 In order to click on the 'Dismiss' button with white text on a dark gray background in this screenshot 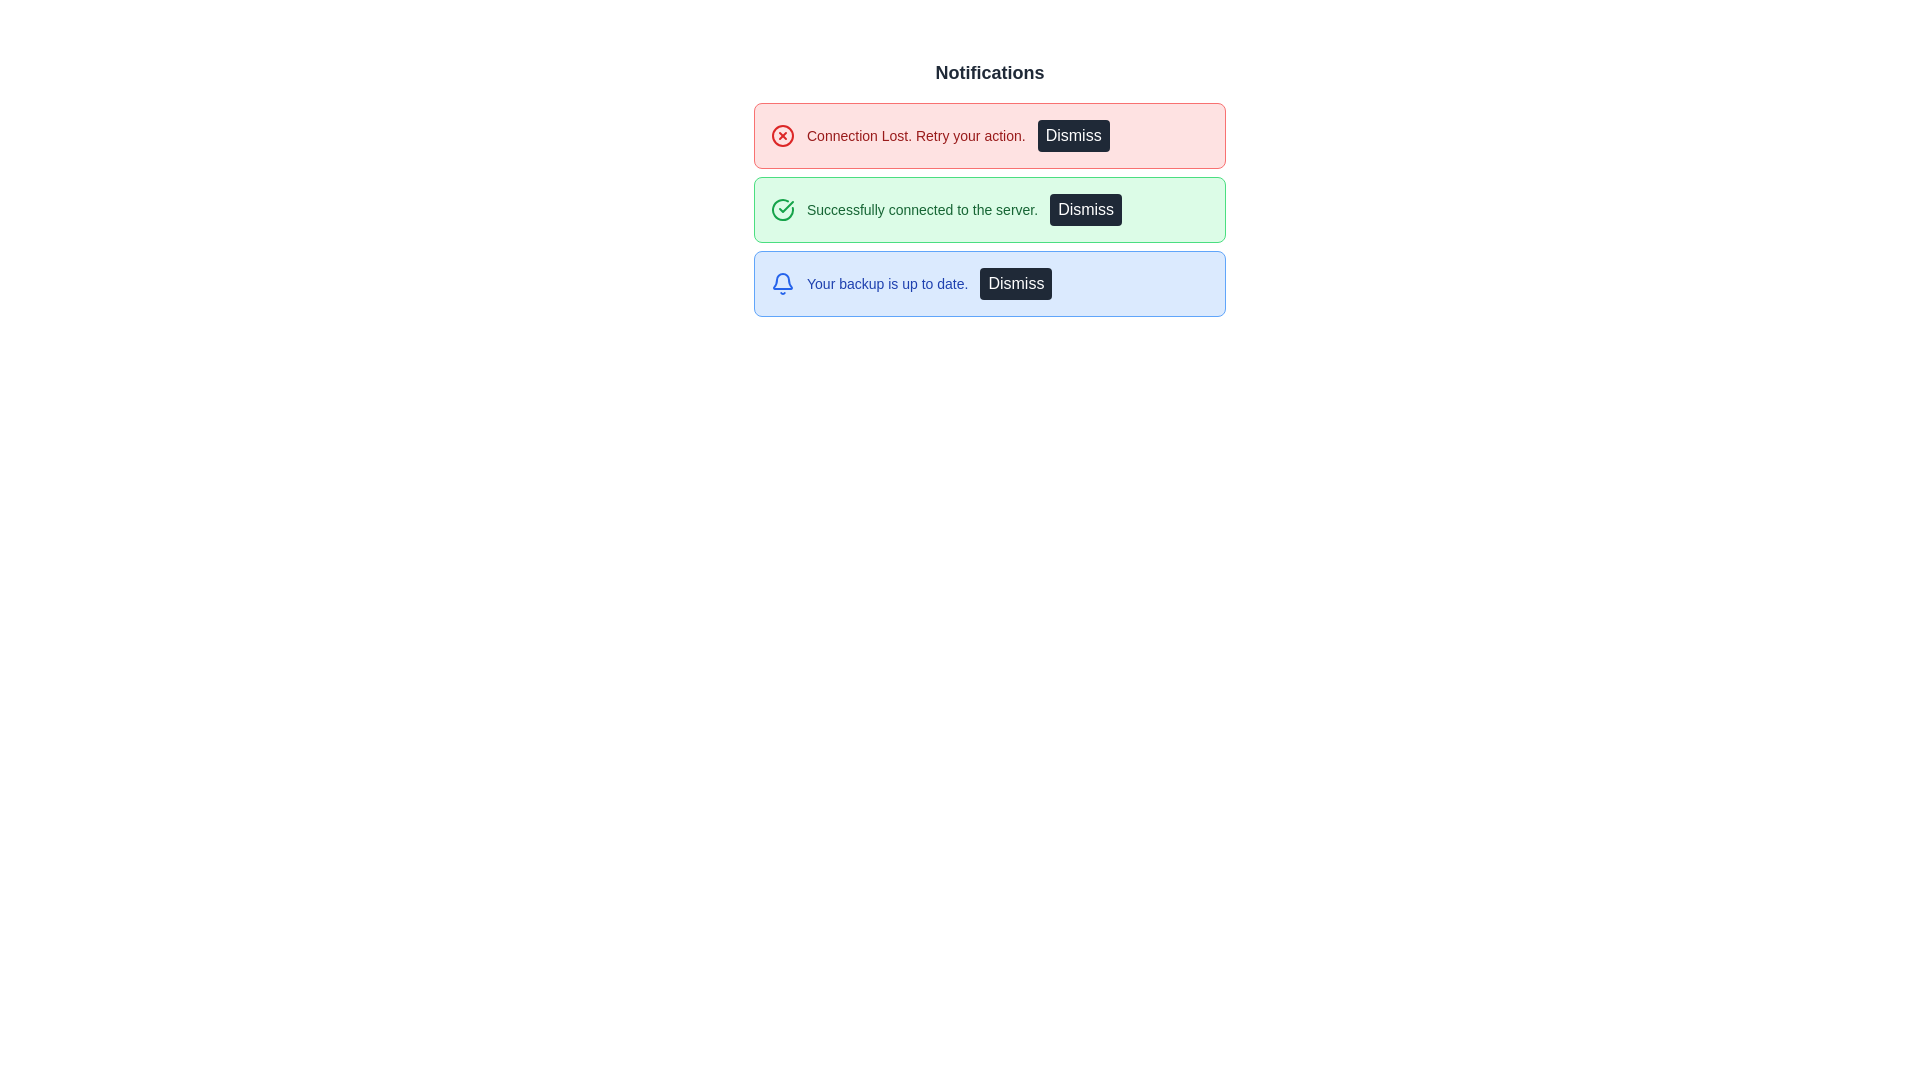, I will do `click(1016, 284)`.